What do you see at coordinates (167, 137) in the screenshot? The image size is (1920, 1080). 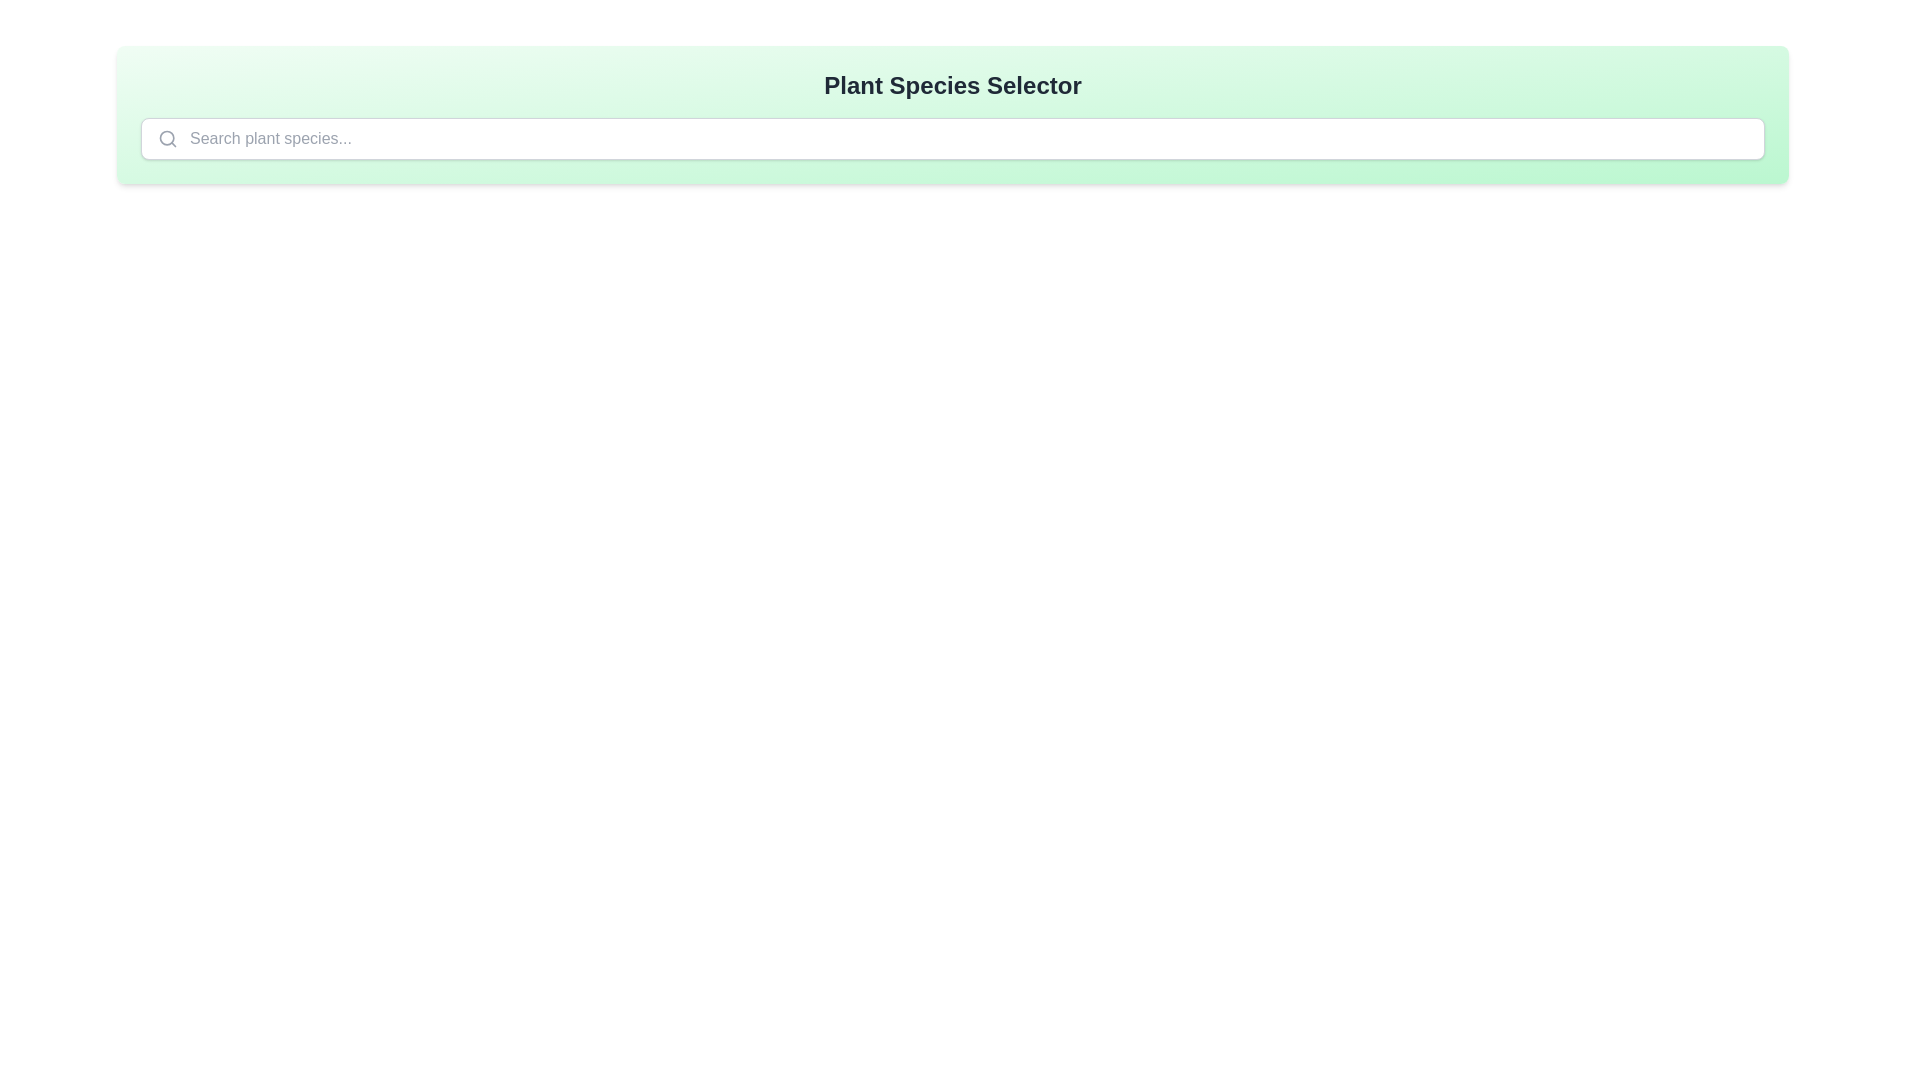 I see `the SVG circle element that is part of the search icon located within the search bar, to the left of the placeholder text 'Search plant species...'` at bounding box center [167, 137].